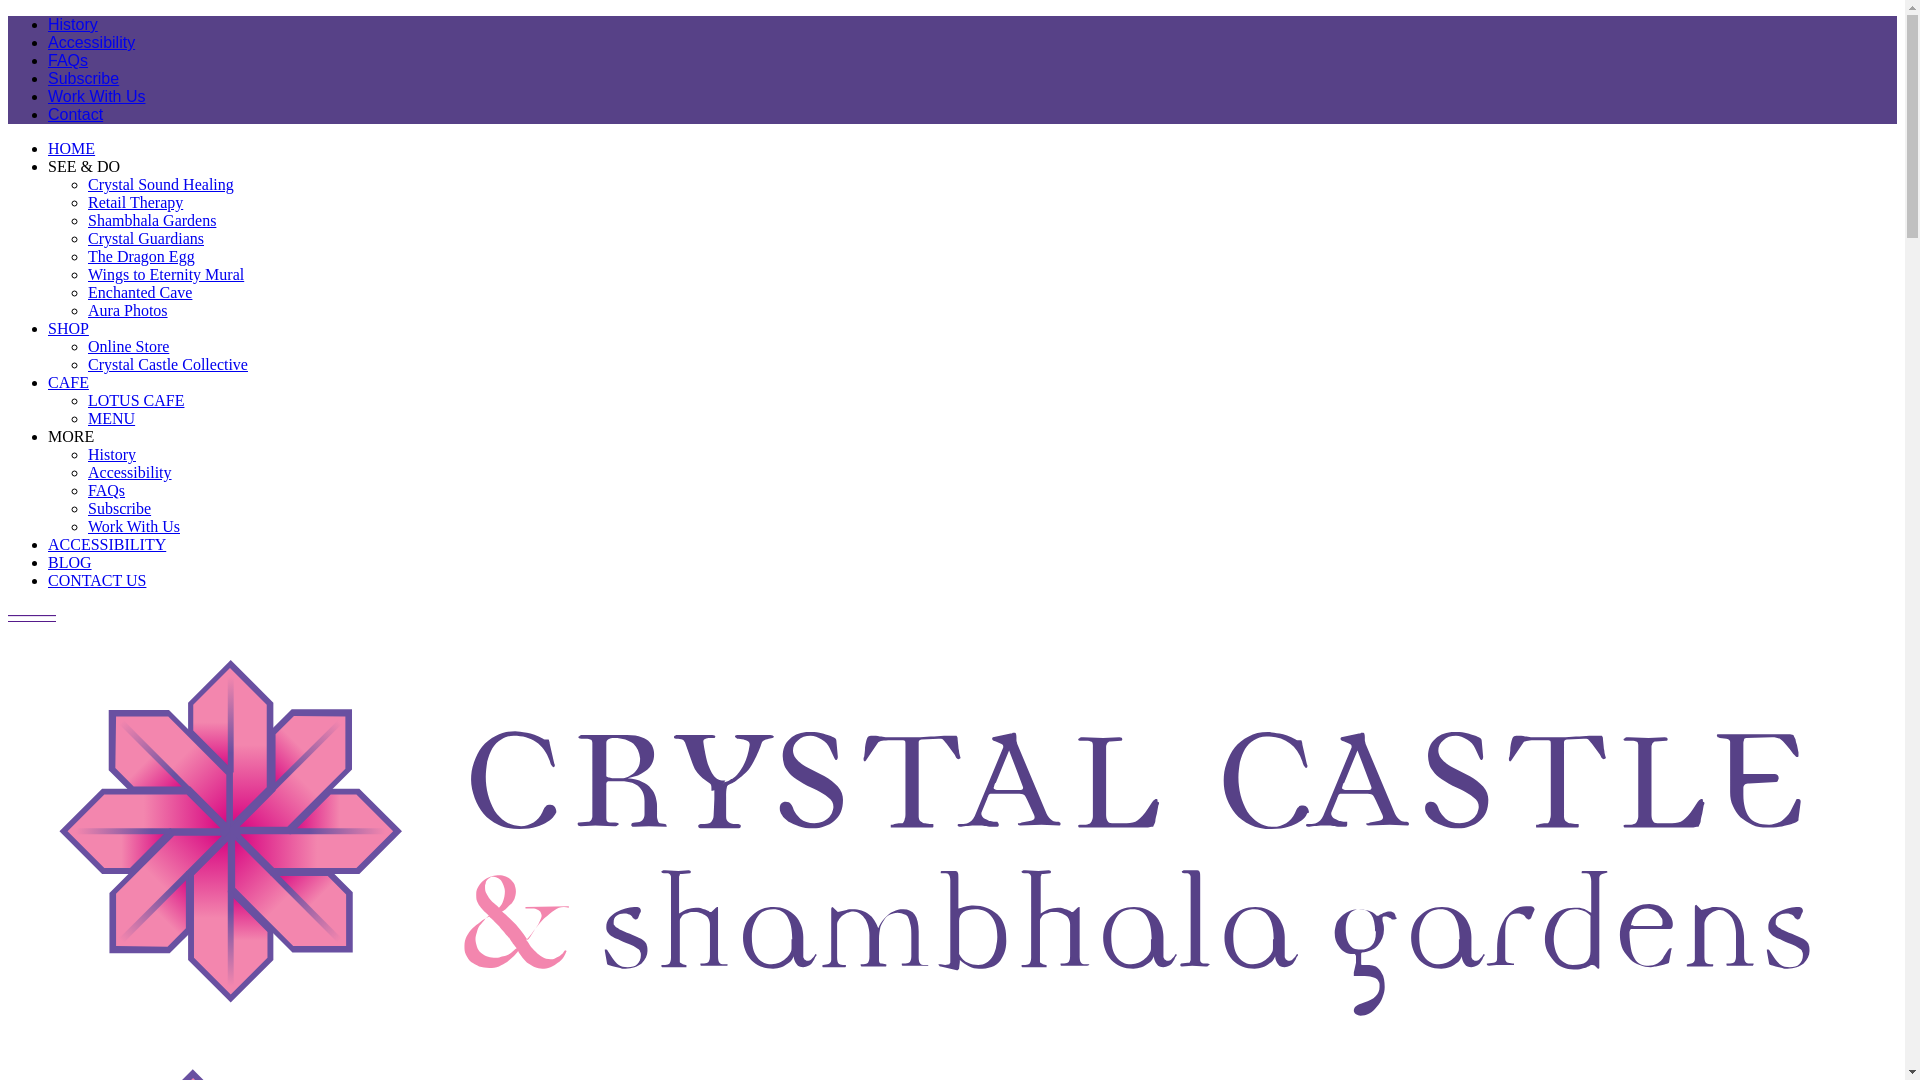 The height and width of the screenshot is (1080, 1920). I want to click on 'Aura Photos', so click(127, 310).